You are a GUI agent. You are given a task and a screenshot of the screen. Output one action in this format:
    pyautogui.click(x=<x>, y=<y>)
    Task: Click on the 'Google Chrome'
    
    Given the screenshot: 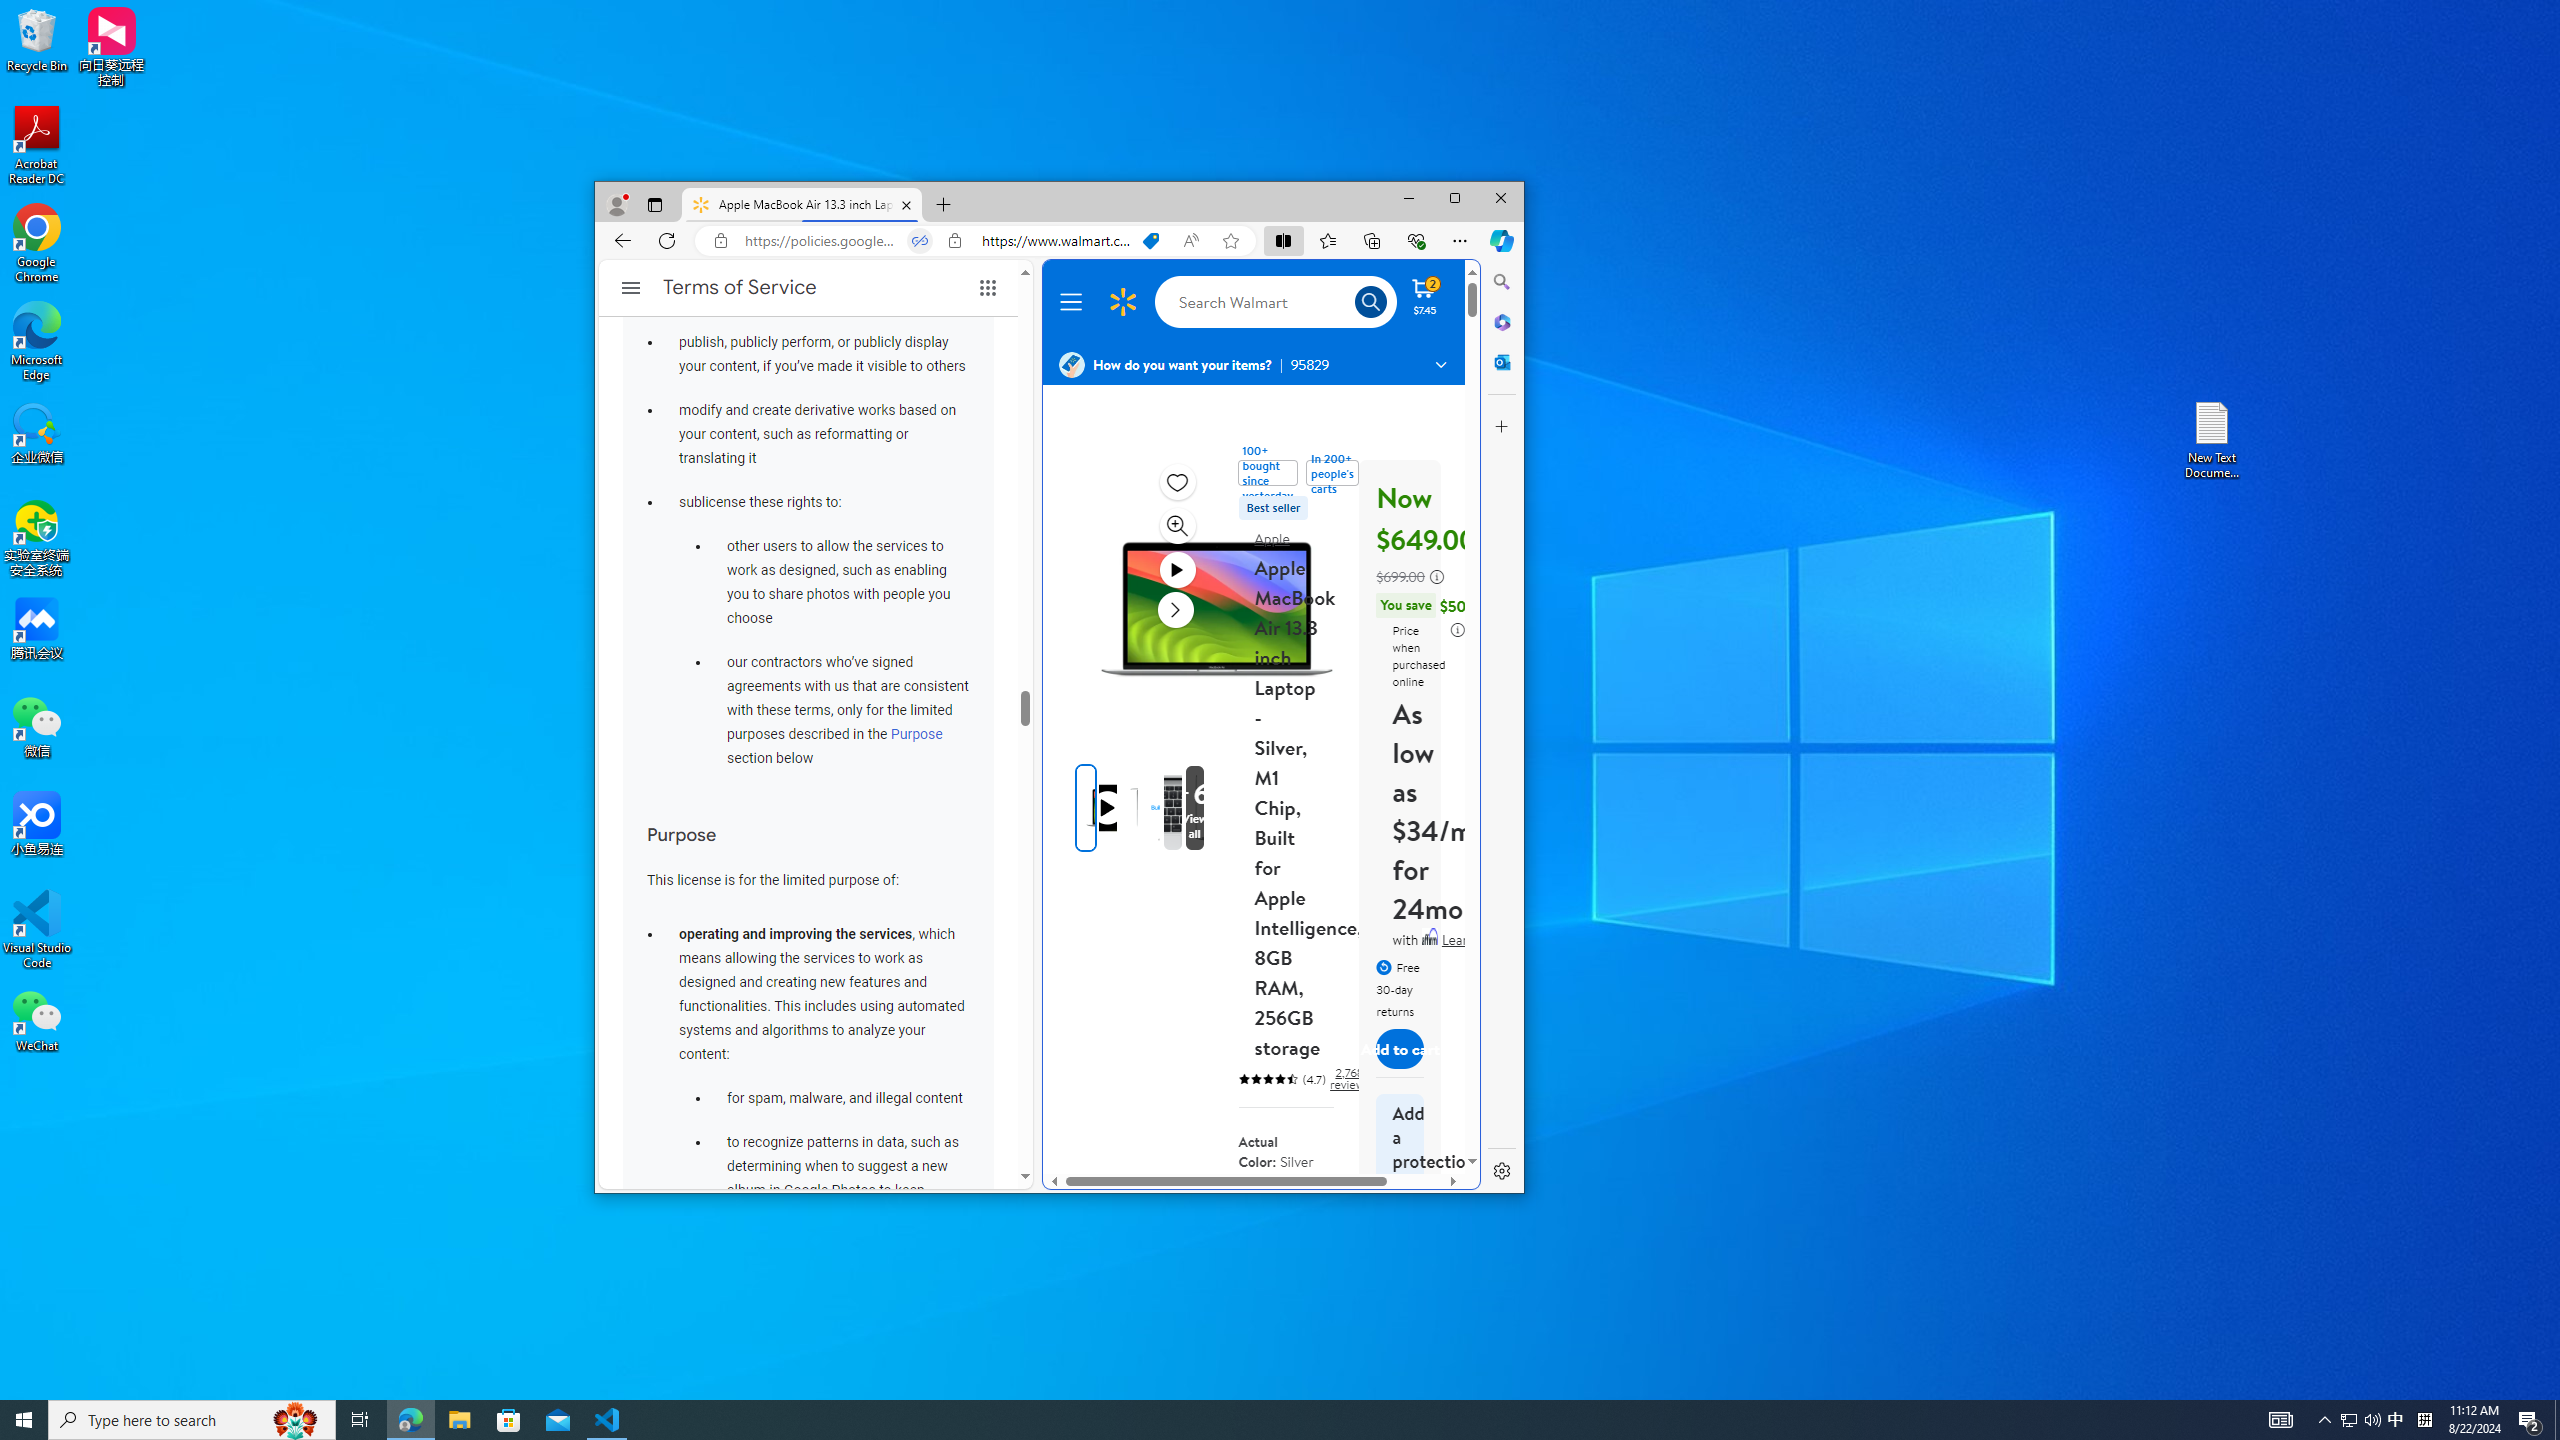 What is the action you would take?
    pyautogui.click(x=36, y=244)
    